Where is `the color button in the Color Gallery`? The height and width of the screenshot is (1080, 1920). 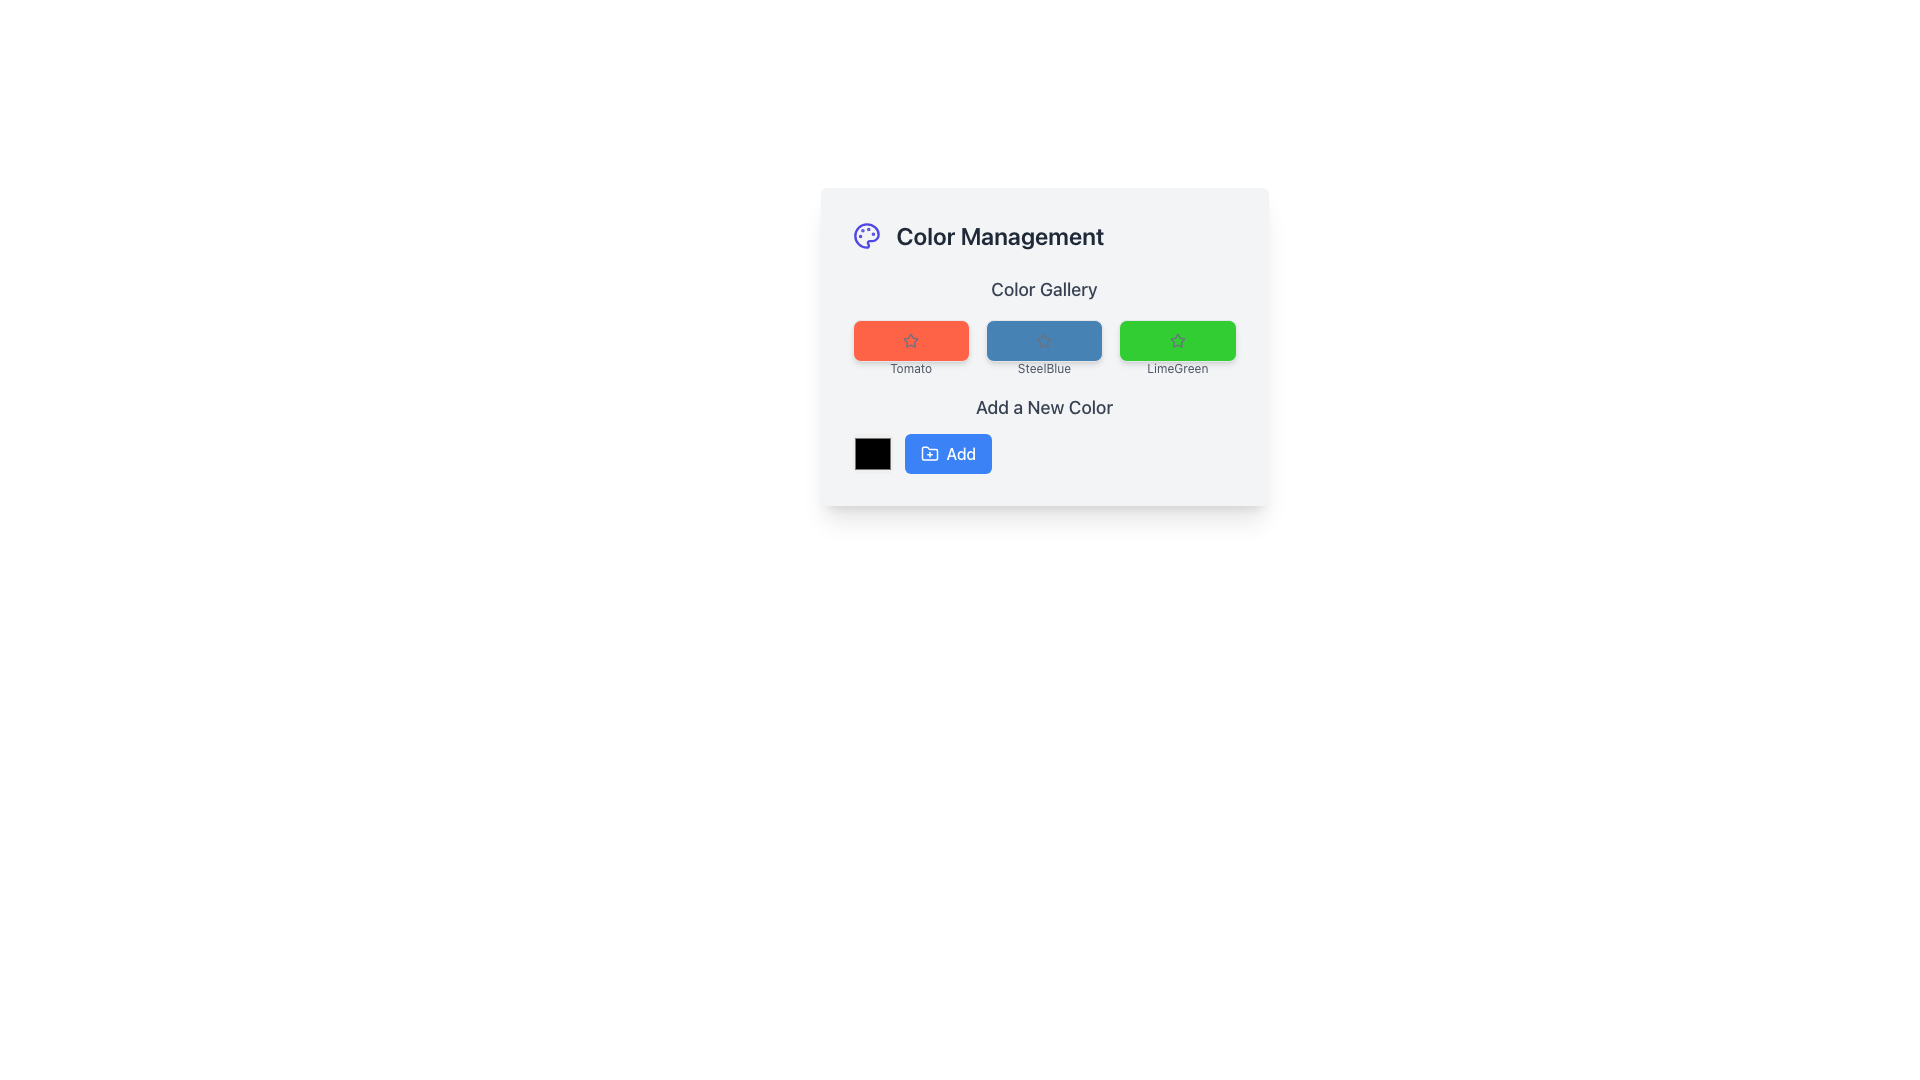 the color button in the Color Gallery is located at coordinates (1043, 318).